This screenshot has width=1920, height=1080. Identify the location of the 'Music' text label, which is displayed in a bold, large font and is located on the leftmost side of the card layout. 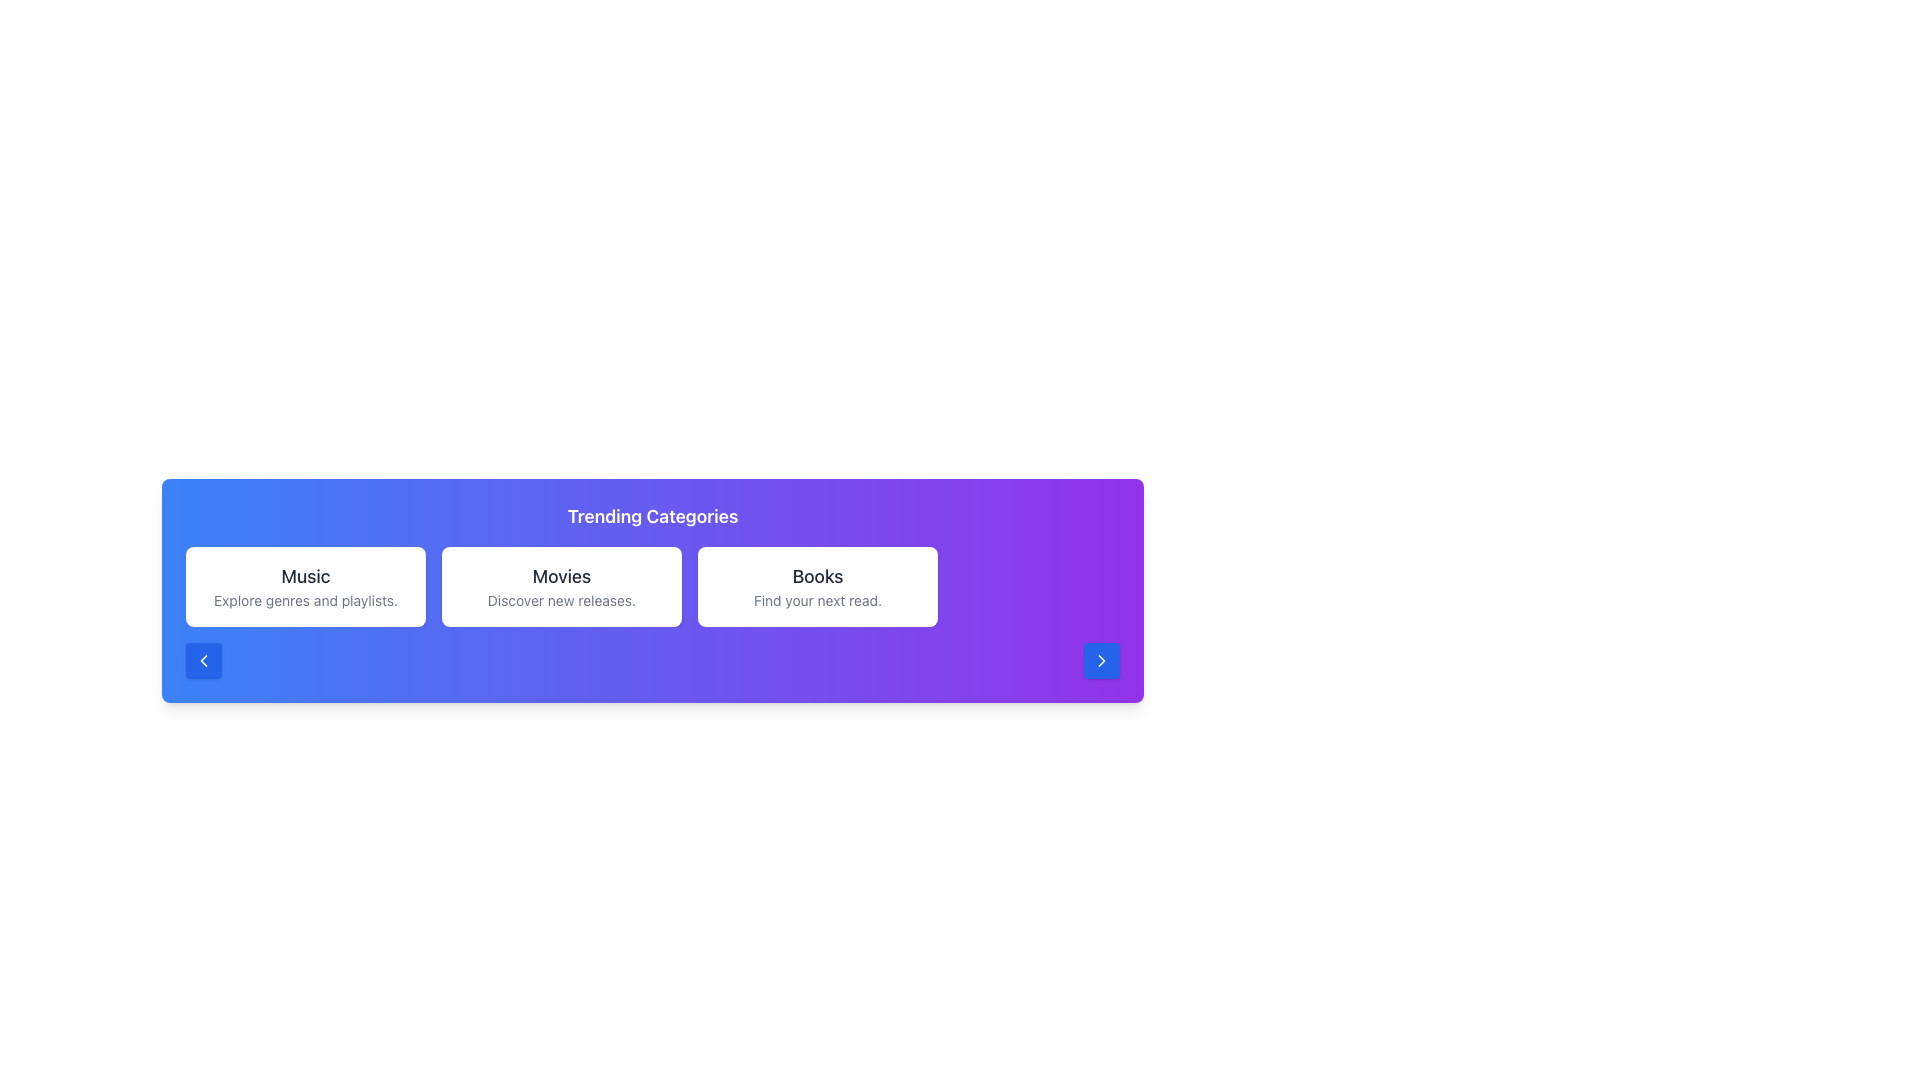
(305, 577).